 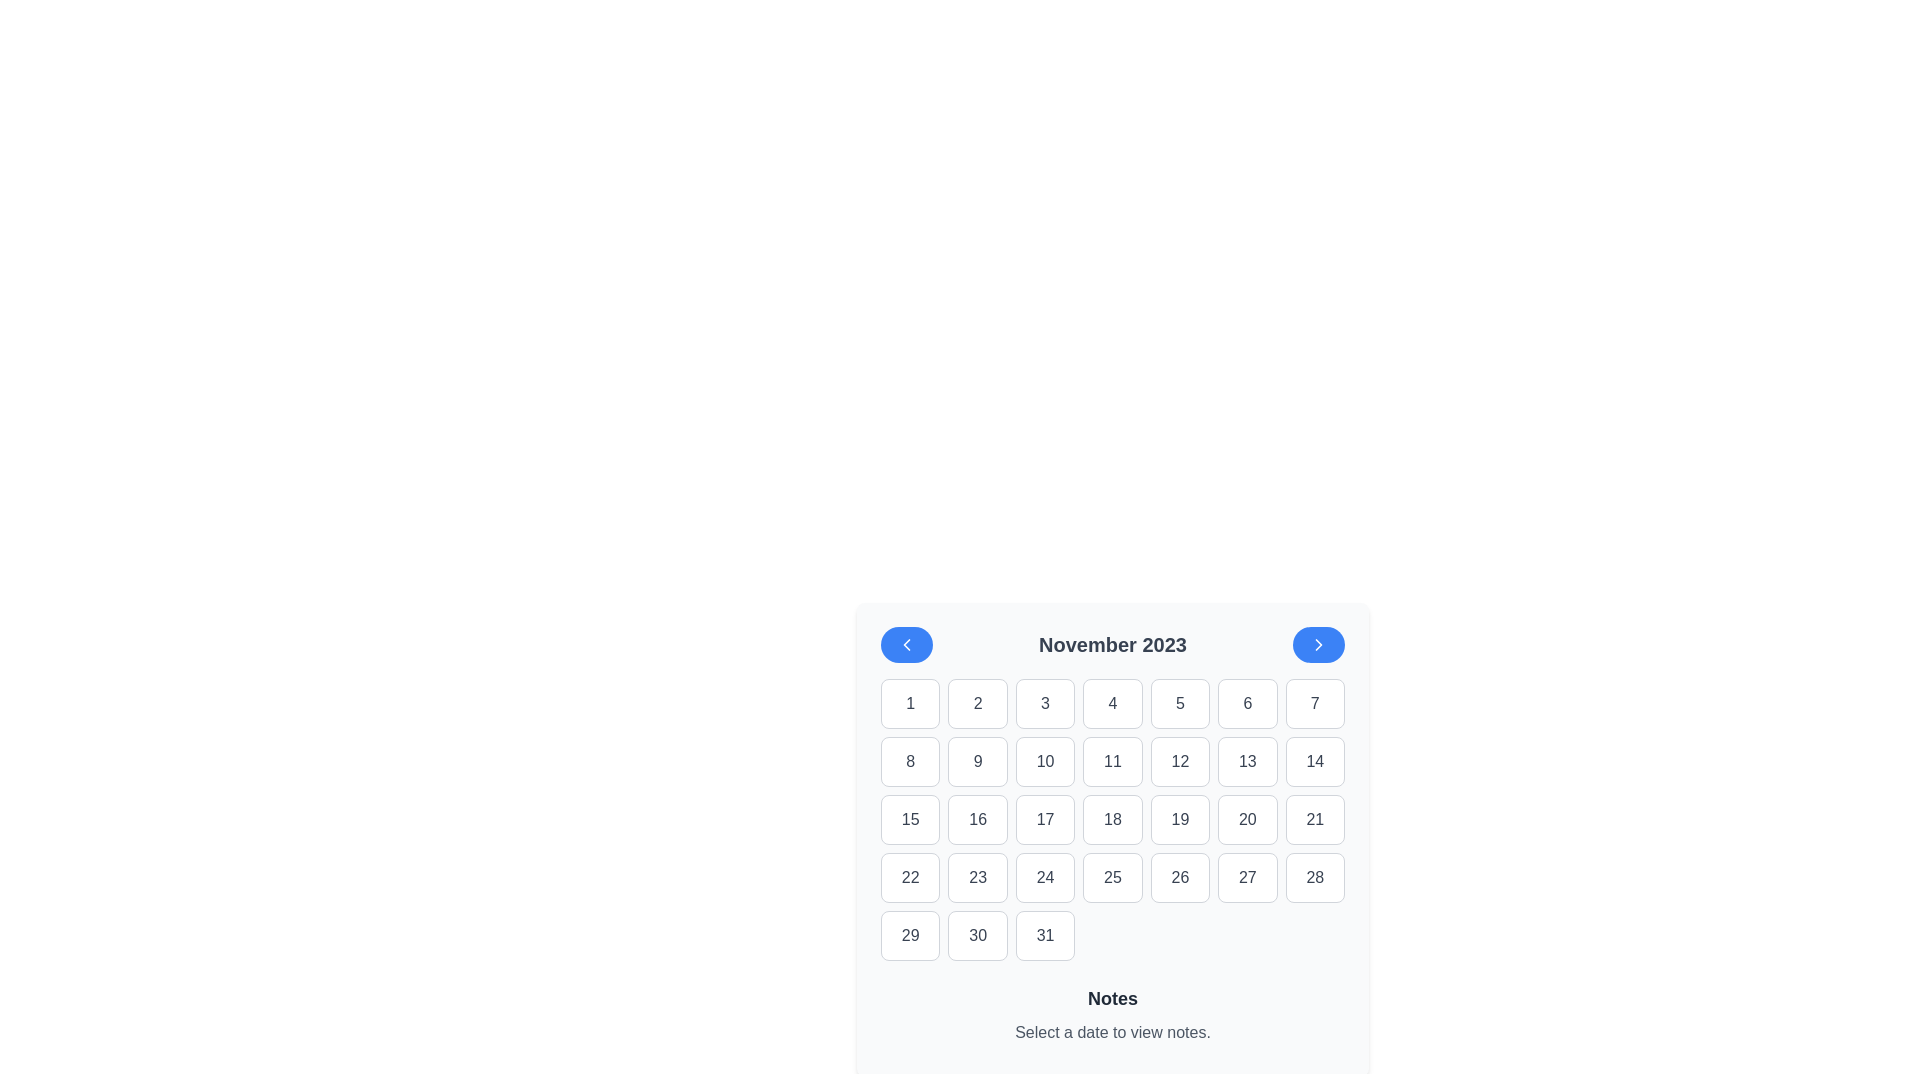 I want to click on the interactive calendar day button representing the date 24, so click(x=1044, y=877).